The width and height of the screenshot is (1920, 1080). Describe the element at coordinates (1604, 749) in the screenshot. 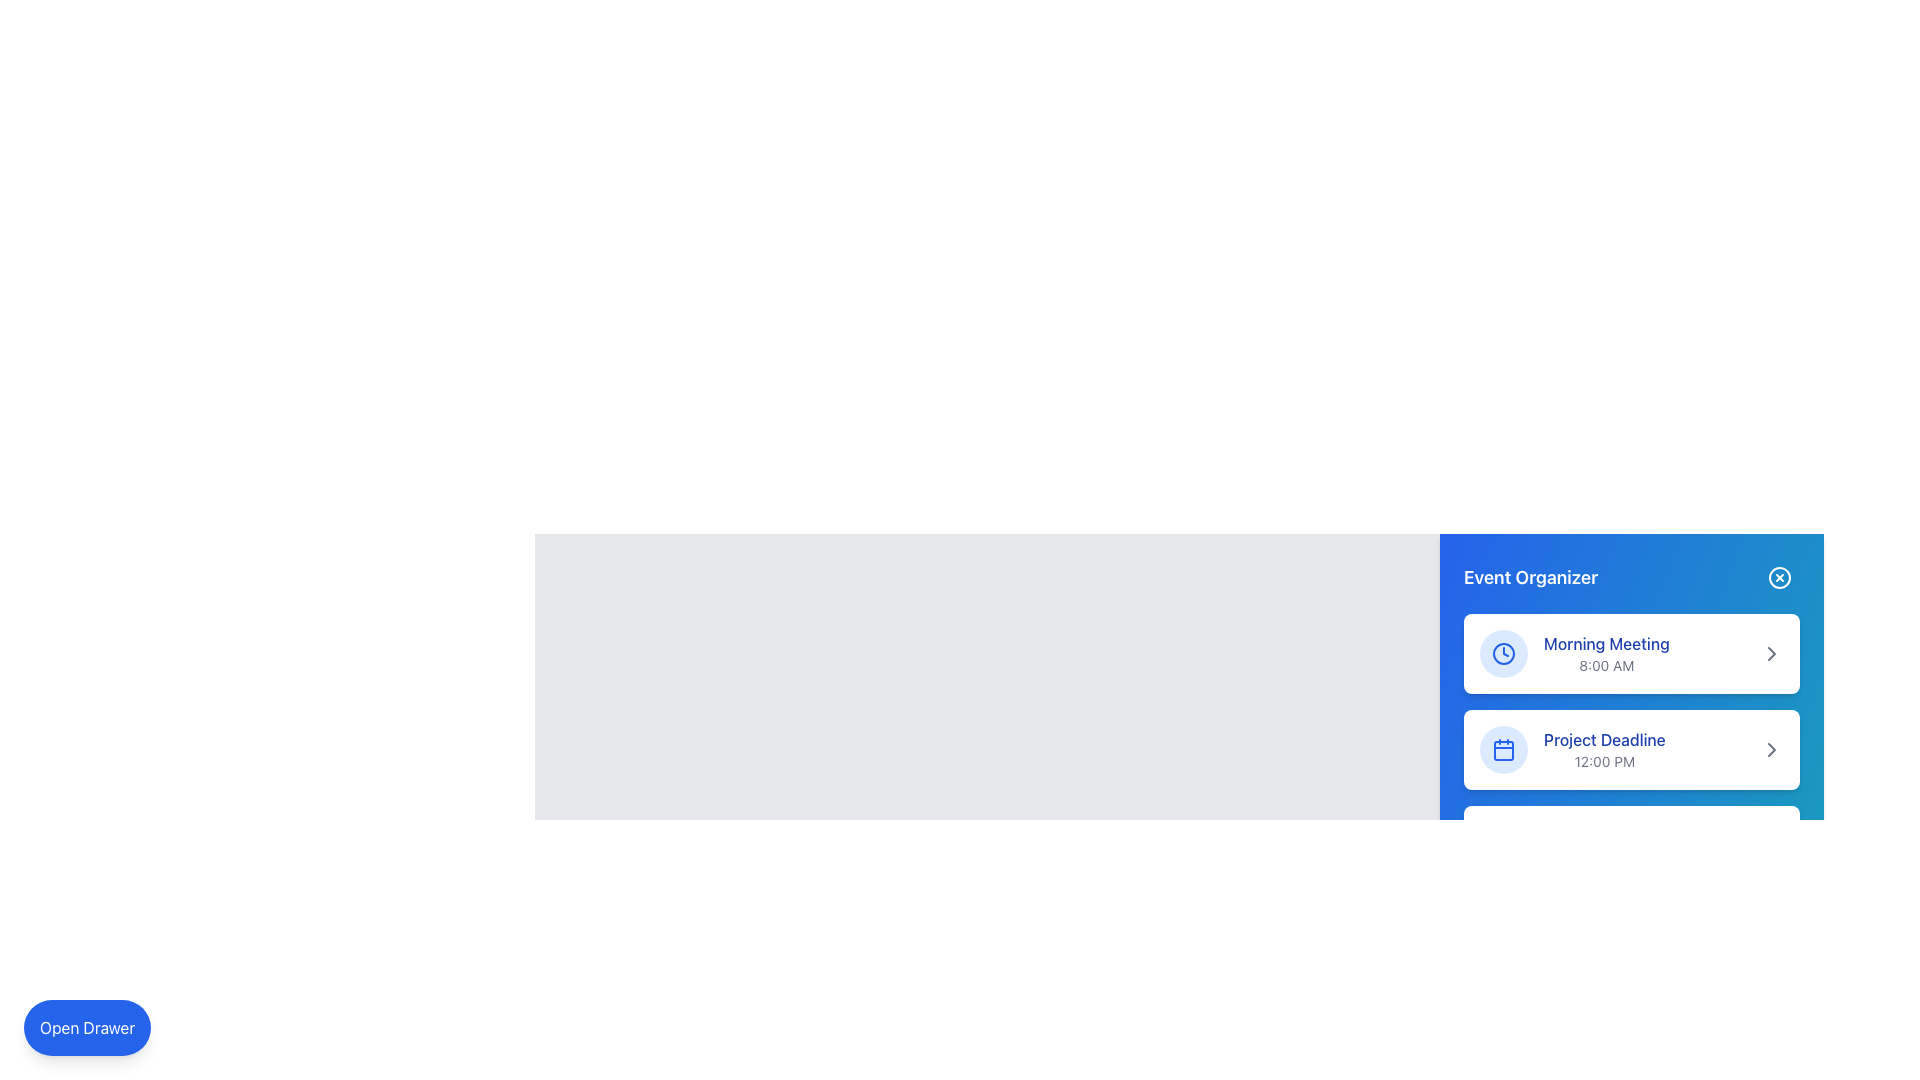

I see `the static text UI component displaying 'Project Deadline' and its scheduled time '12:00 PM' within the 'Event Organizer' panel, located in the second row beneath the 'Morning Meeting' card` at that location.